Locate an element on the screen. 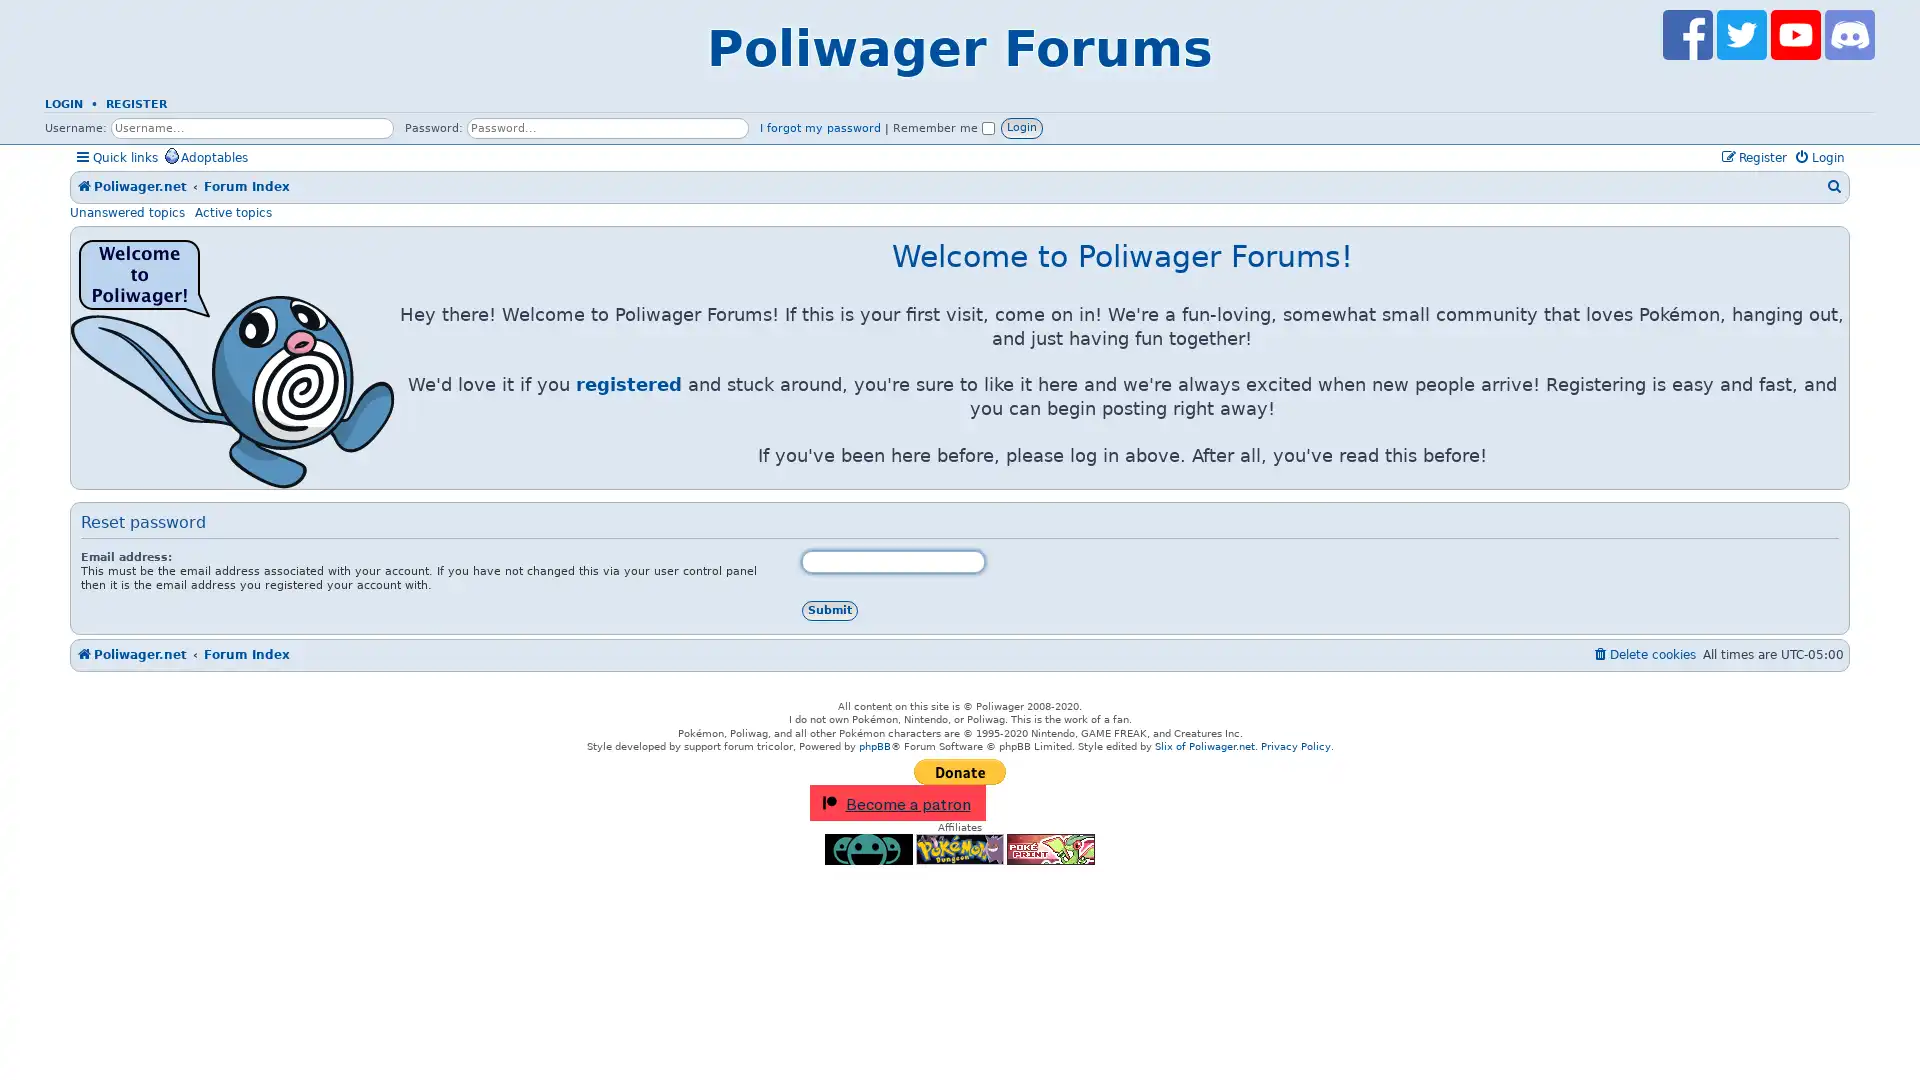  Login is located at coordinates (1022, 127).